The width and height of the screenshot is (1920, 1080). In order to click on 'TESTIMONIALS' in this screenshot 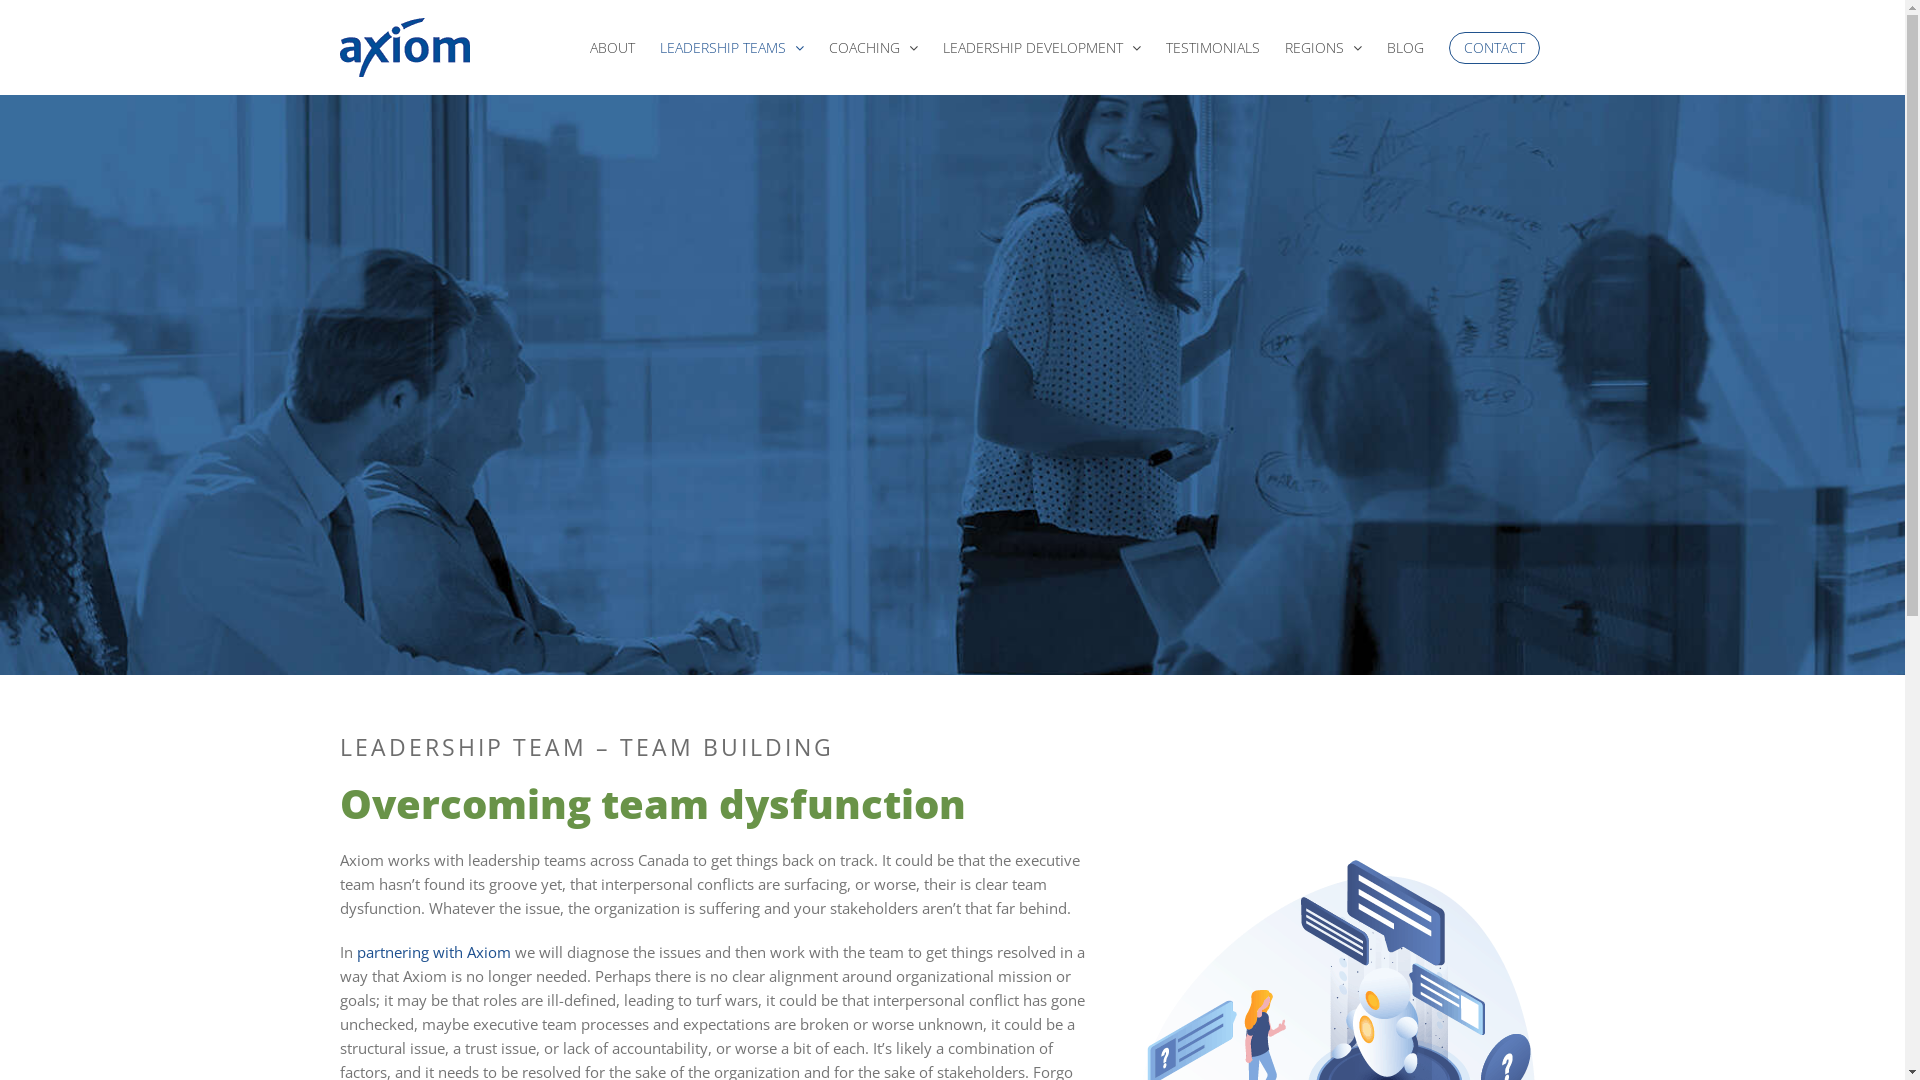, I will do `click(1166, 46)`.